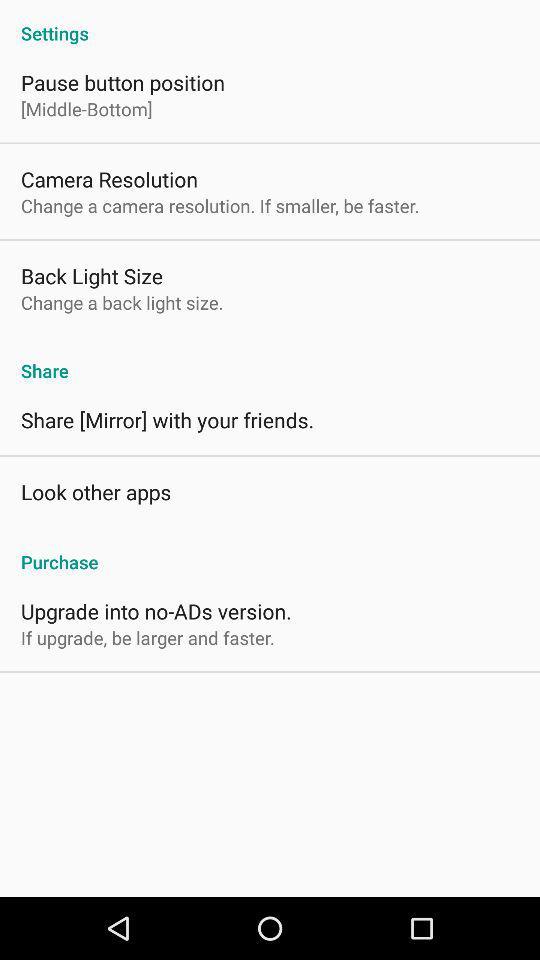 The height and width of the screenshot is (960, 540). Describe the element at coordinates (270, 551) in the screenshot. I see `the purchase` at that location.